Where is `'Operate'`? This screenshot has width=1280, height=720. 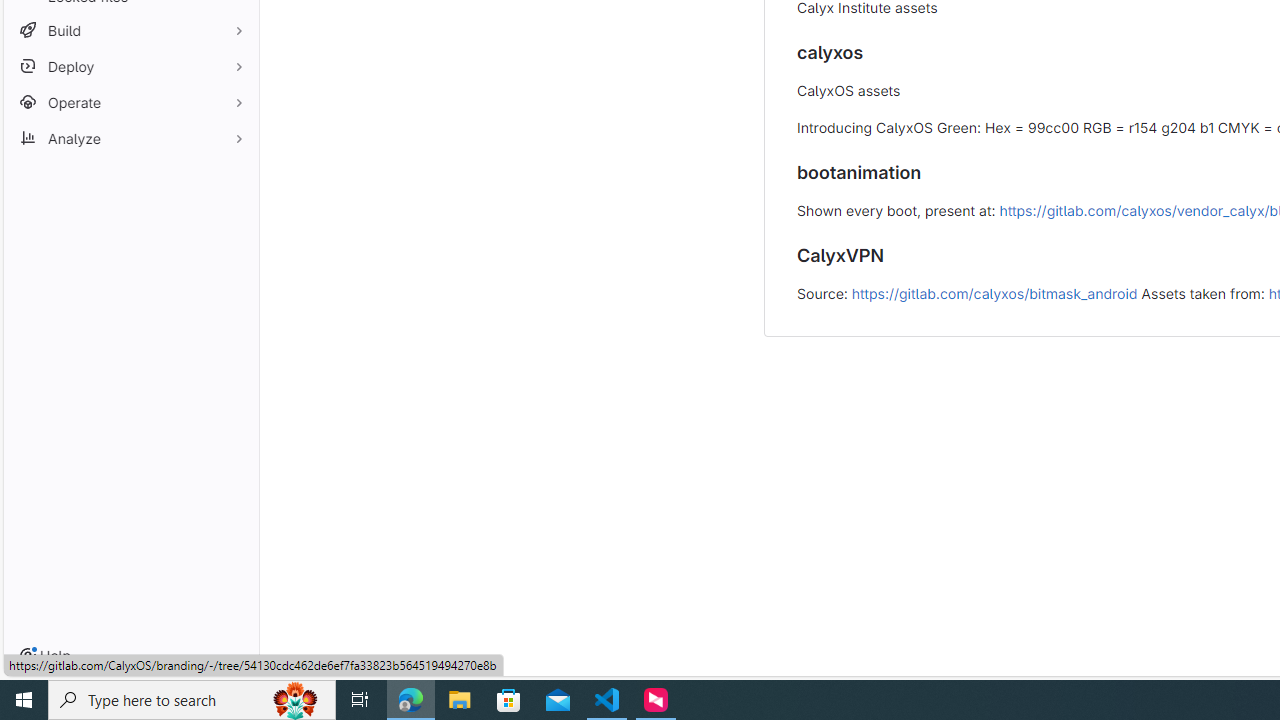 'Operate' is located at coordinates (130, 102).